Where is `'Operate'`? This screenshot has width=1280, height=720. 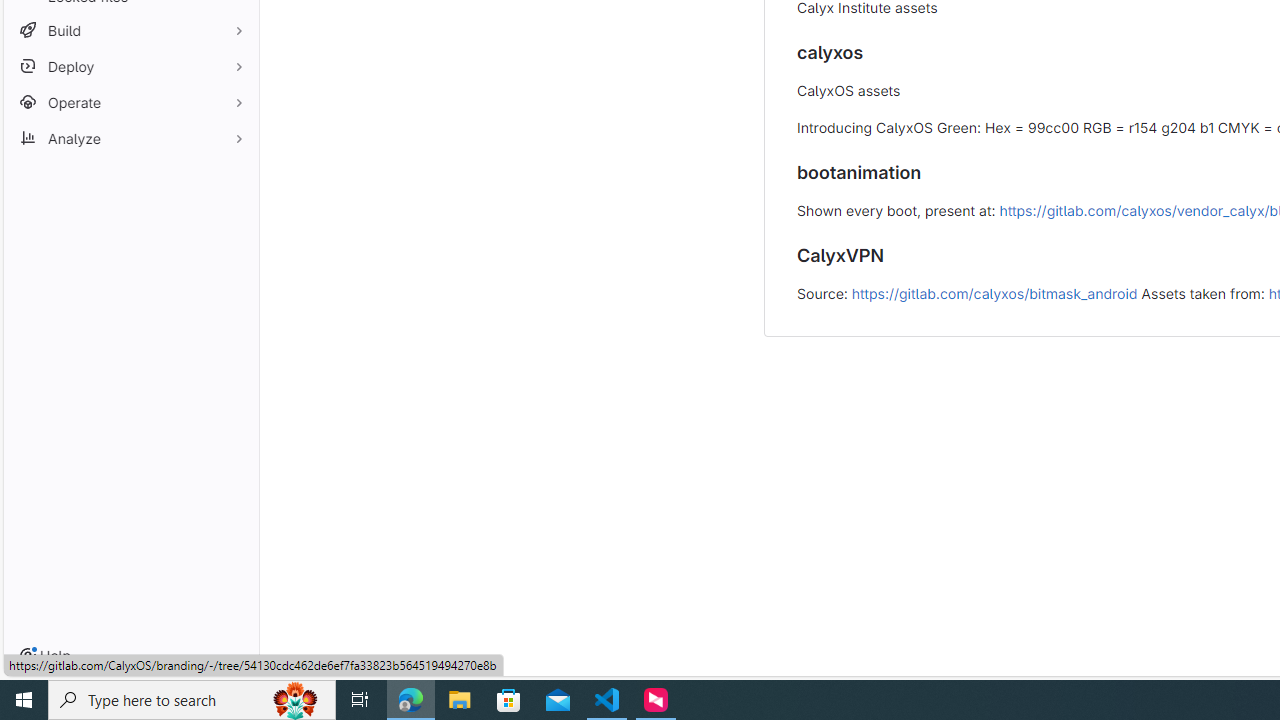 'Operate' is located at coordinates (130, 102).